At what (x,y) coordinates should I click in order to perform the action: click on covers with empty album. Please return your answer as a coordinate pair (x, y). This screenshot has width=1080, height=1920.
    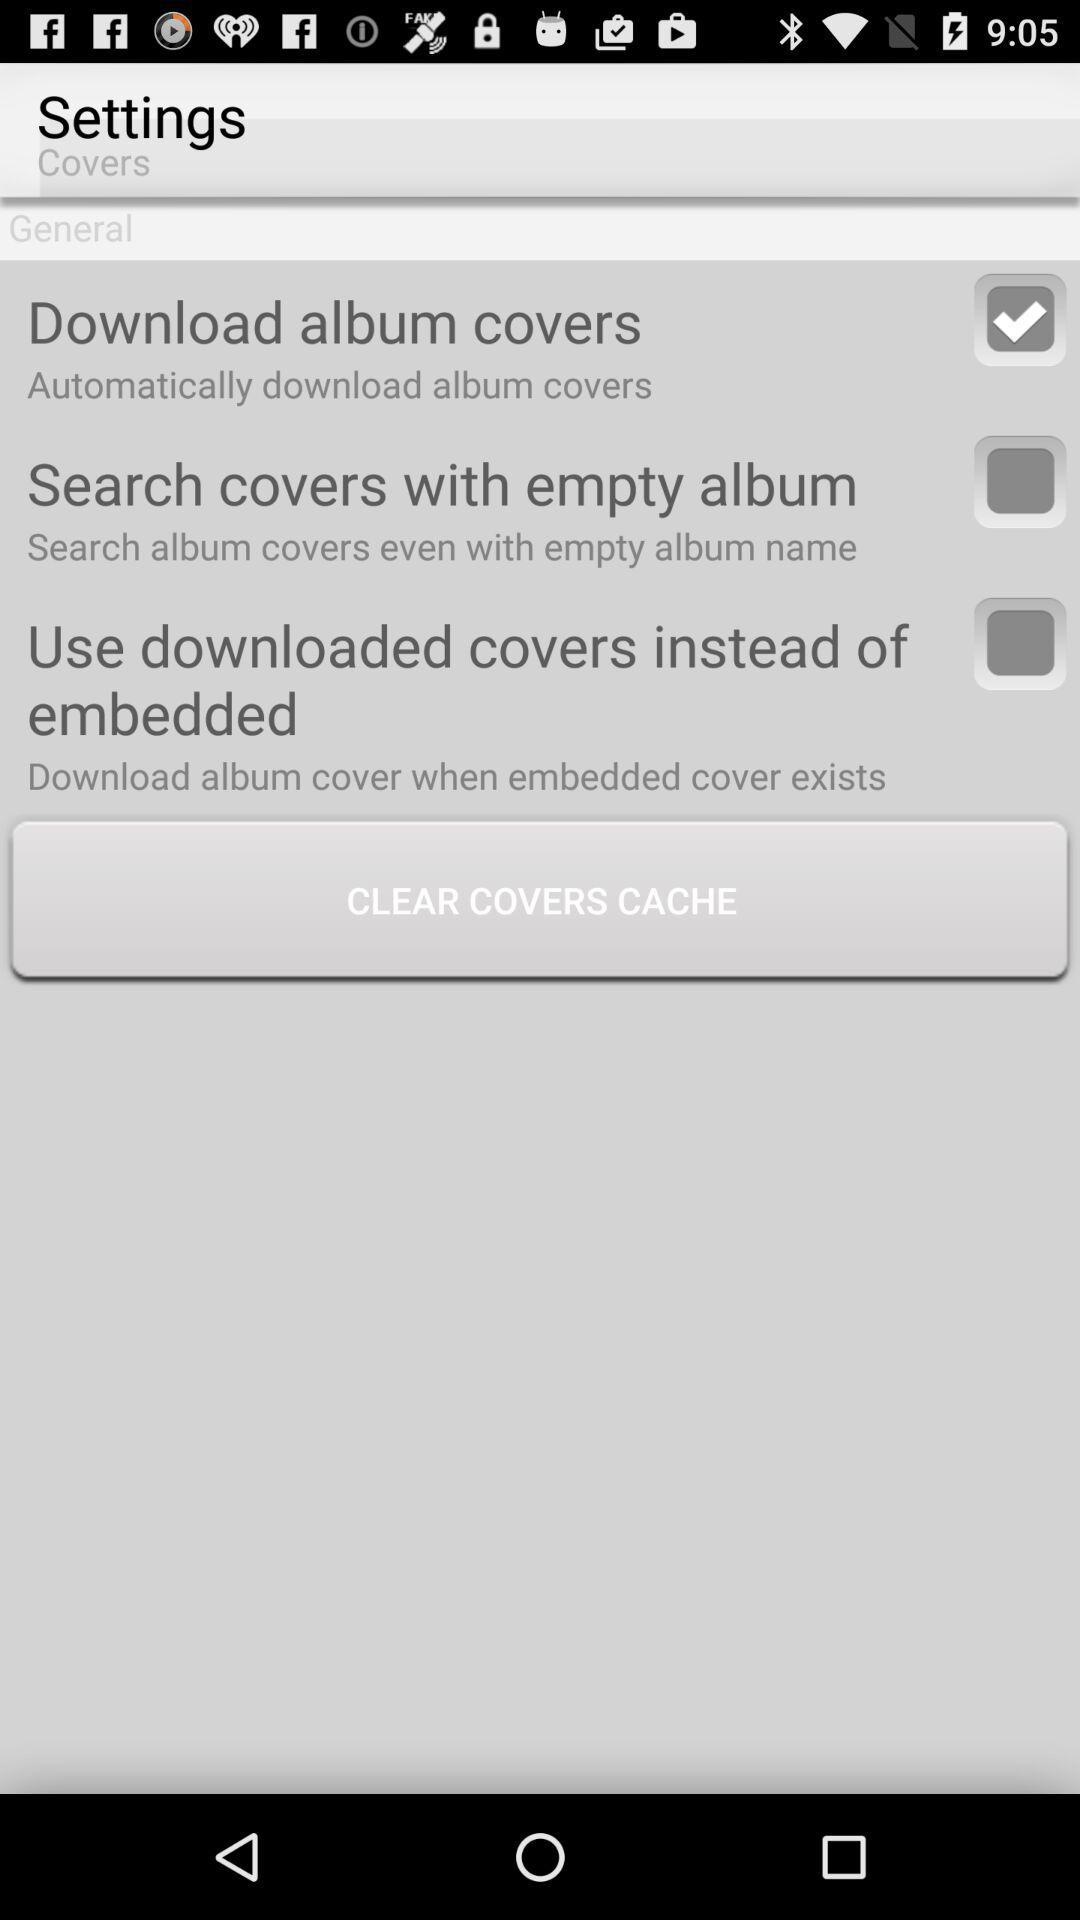
    Looking at the image, I should click on (1020, 481).